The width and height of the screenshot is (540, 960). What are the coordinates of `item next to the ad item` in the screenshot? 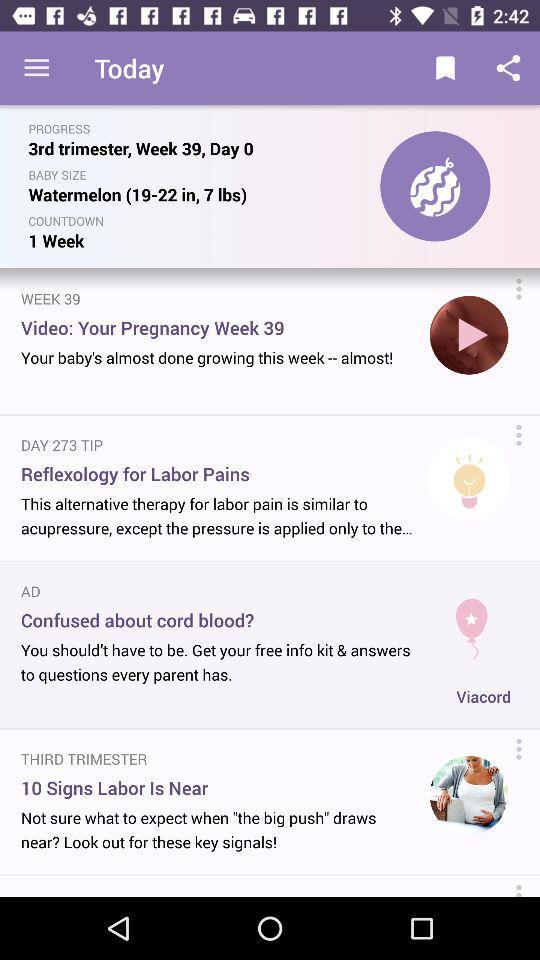 It's located at (471, 620).